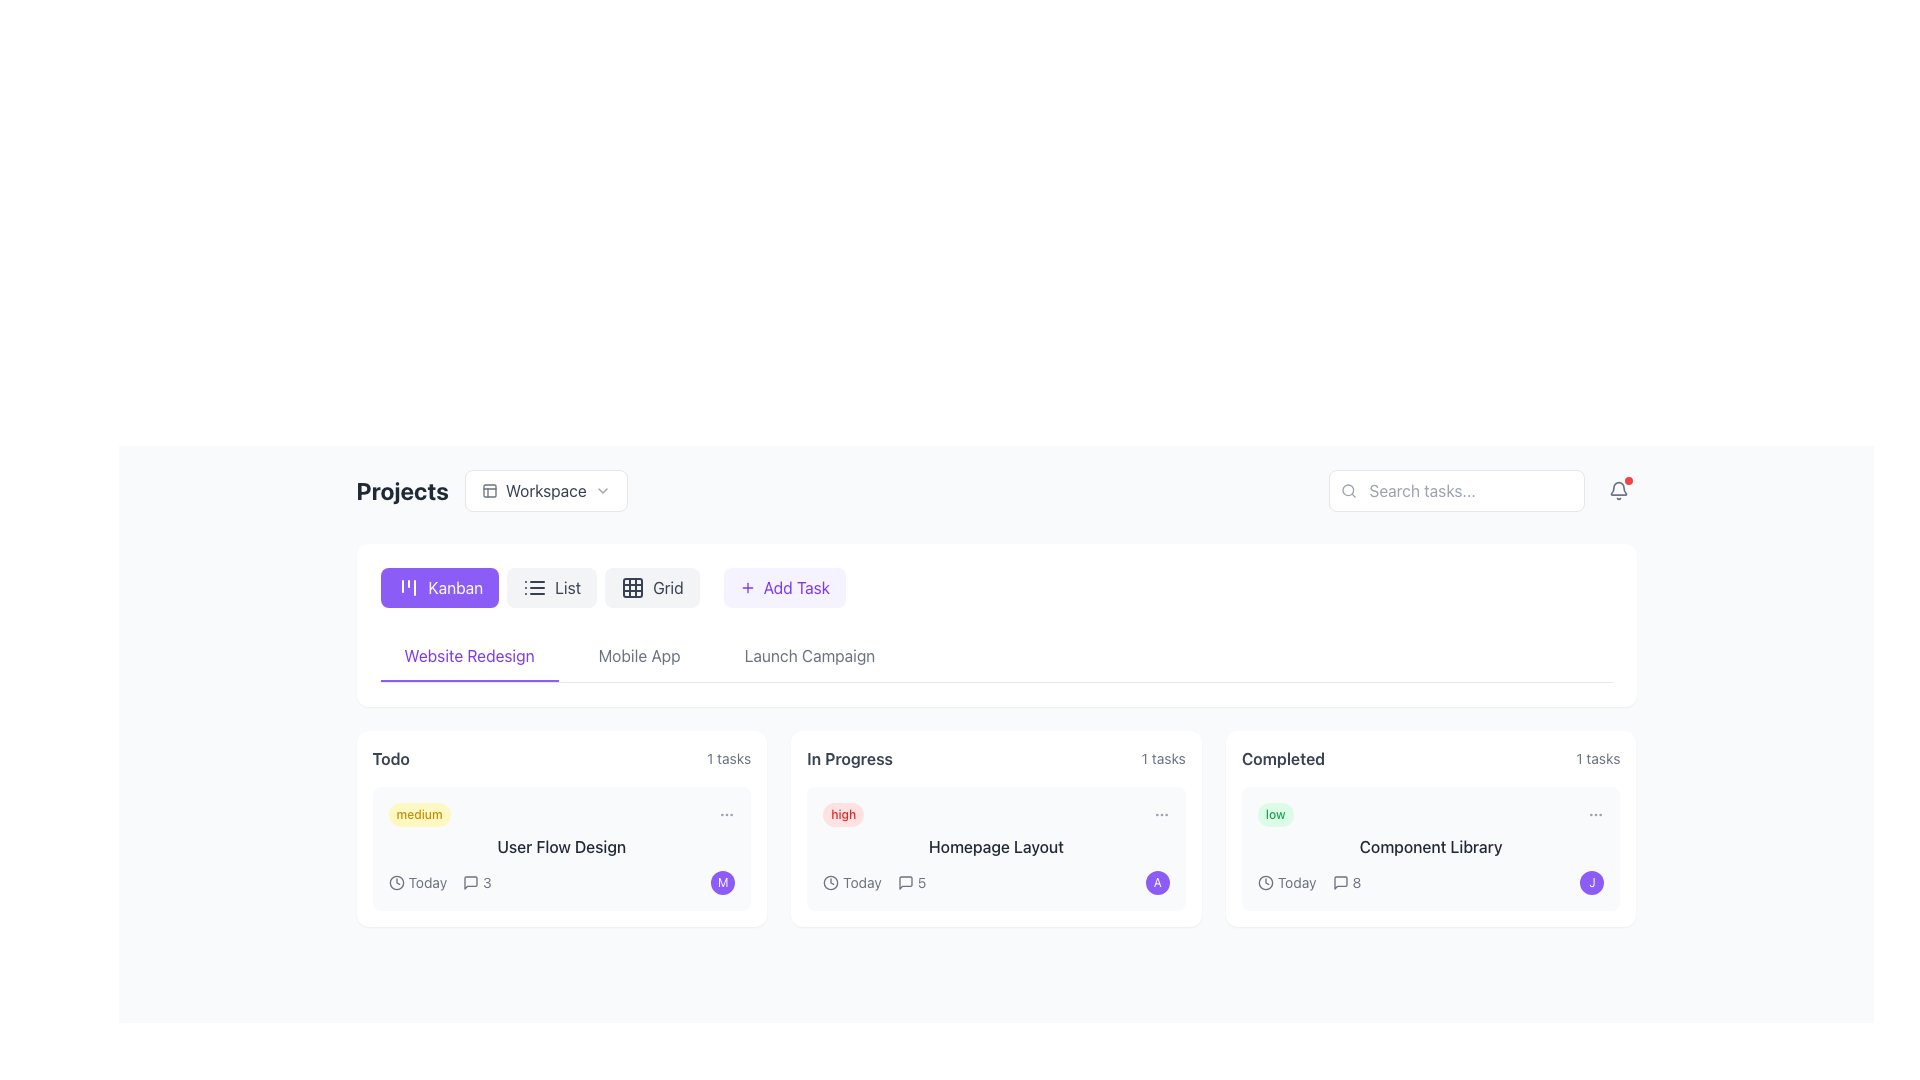  I want to click on the numeric value displayed in the text element indicating the count of comments associated with the 'Component Library' task card labeled 'Completed', so click(1356, 882).